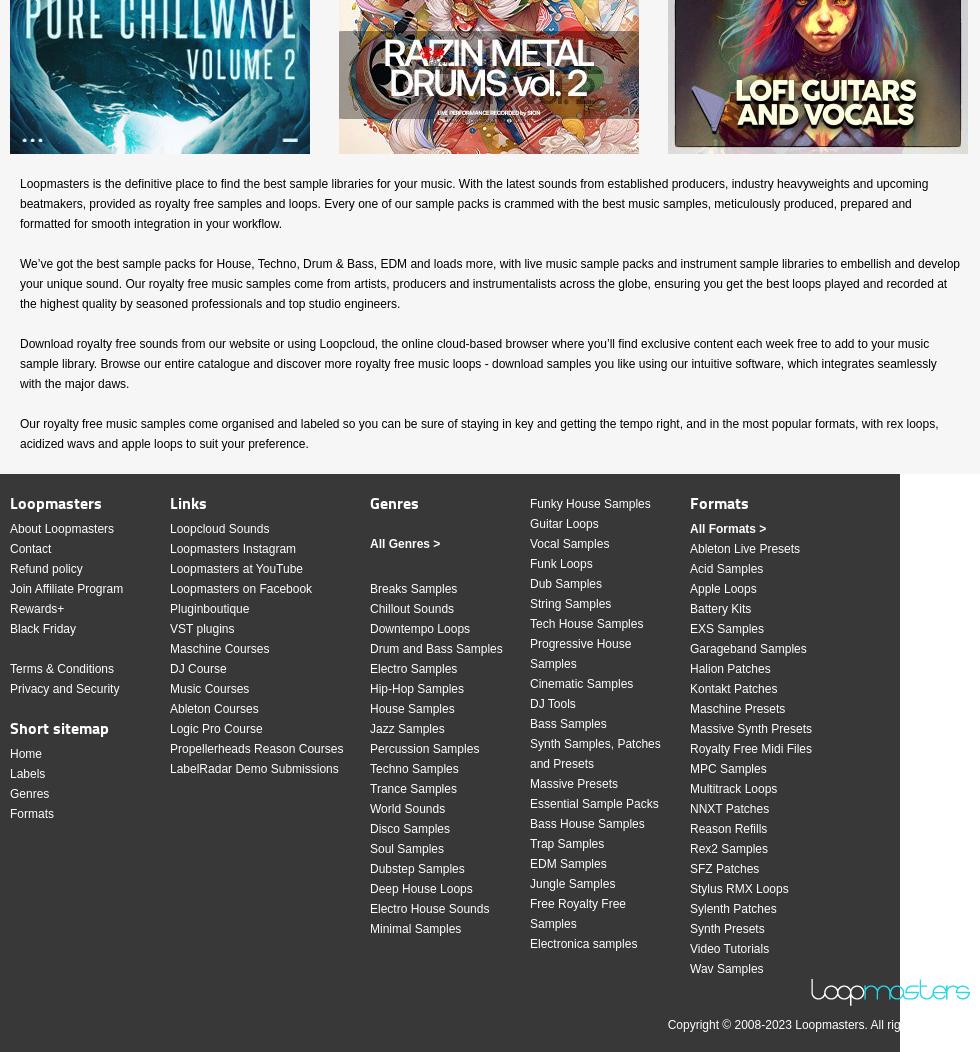 The width and height of the screenshot is (980, 1052). I want to click on 'Logic Pro Course', so click(215, 729).